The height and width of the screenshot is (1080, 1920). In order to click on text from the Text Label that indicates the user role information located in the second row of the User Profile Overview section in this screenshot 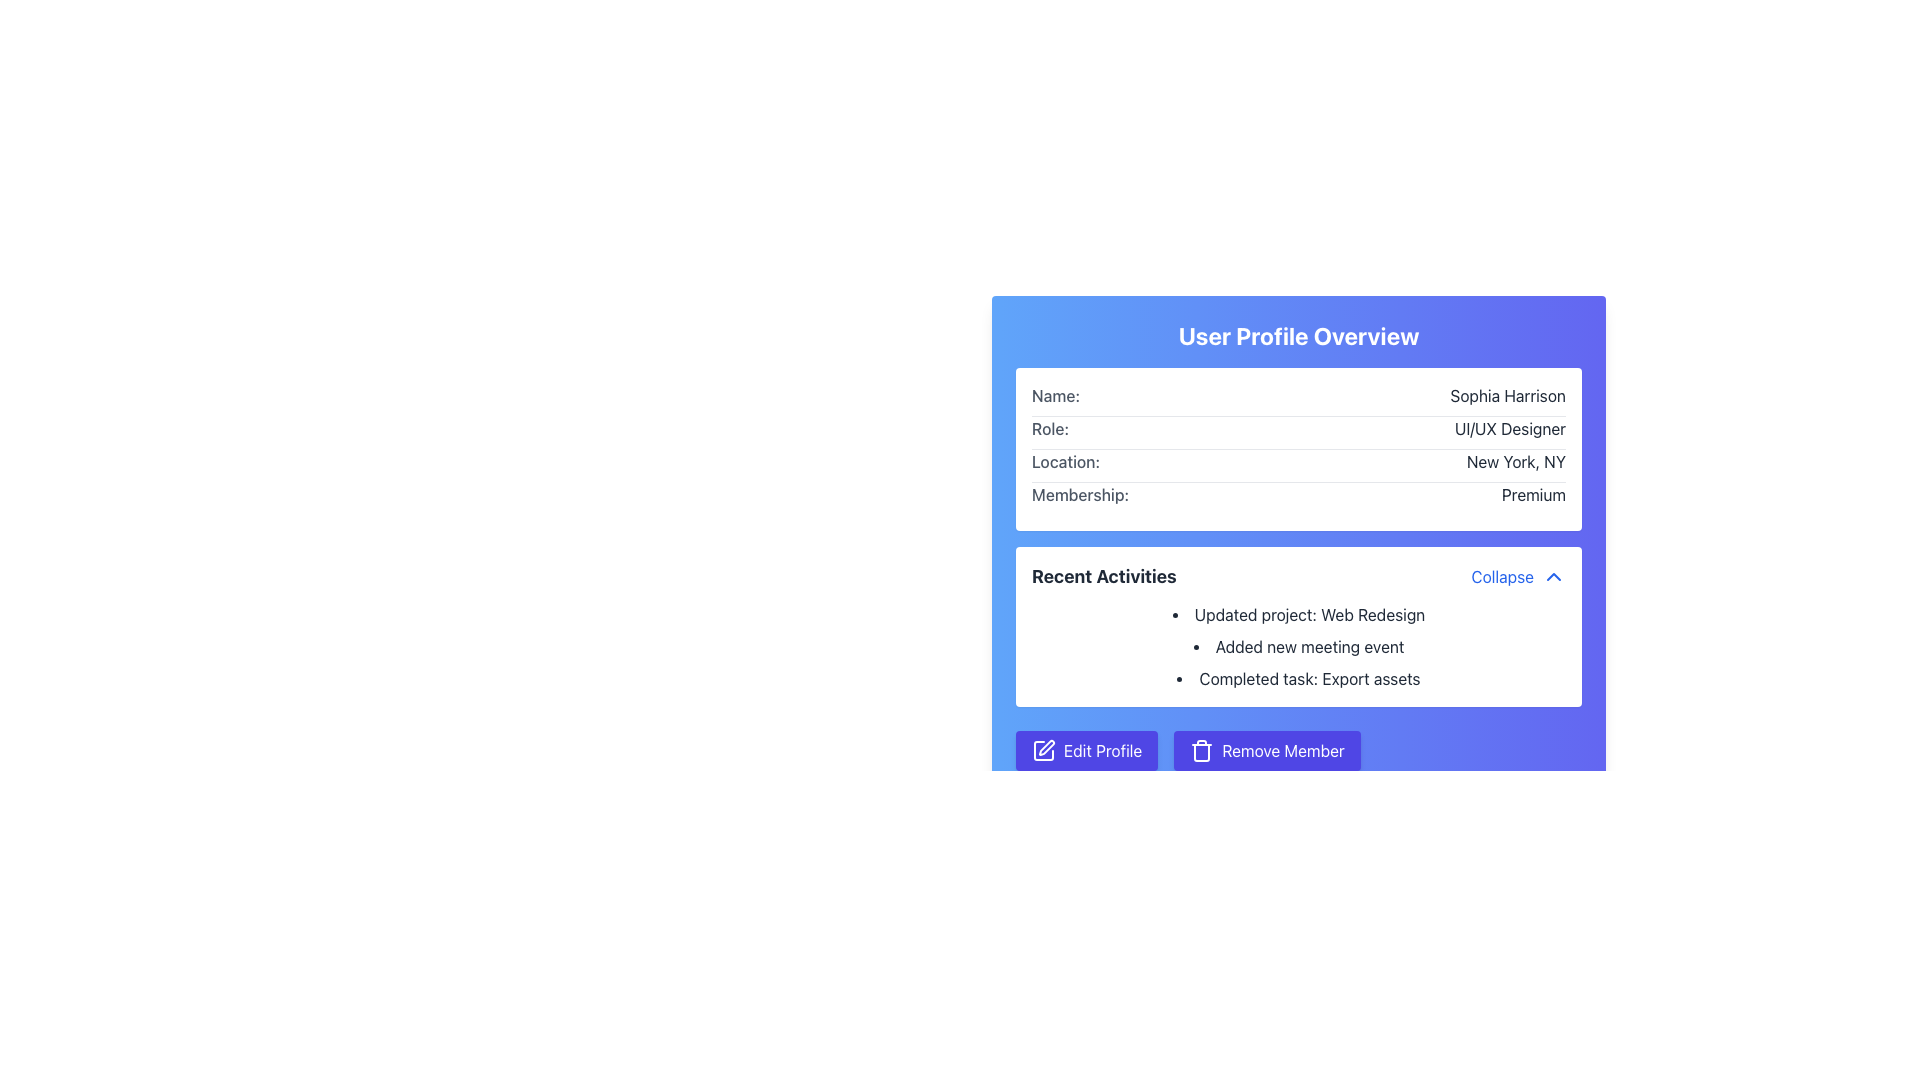, I will do `click(1049, 427)`.